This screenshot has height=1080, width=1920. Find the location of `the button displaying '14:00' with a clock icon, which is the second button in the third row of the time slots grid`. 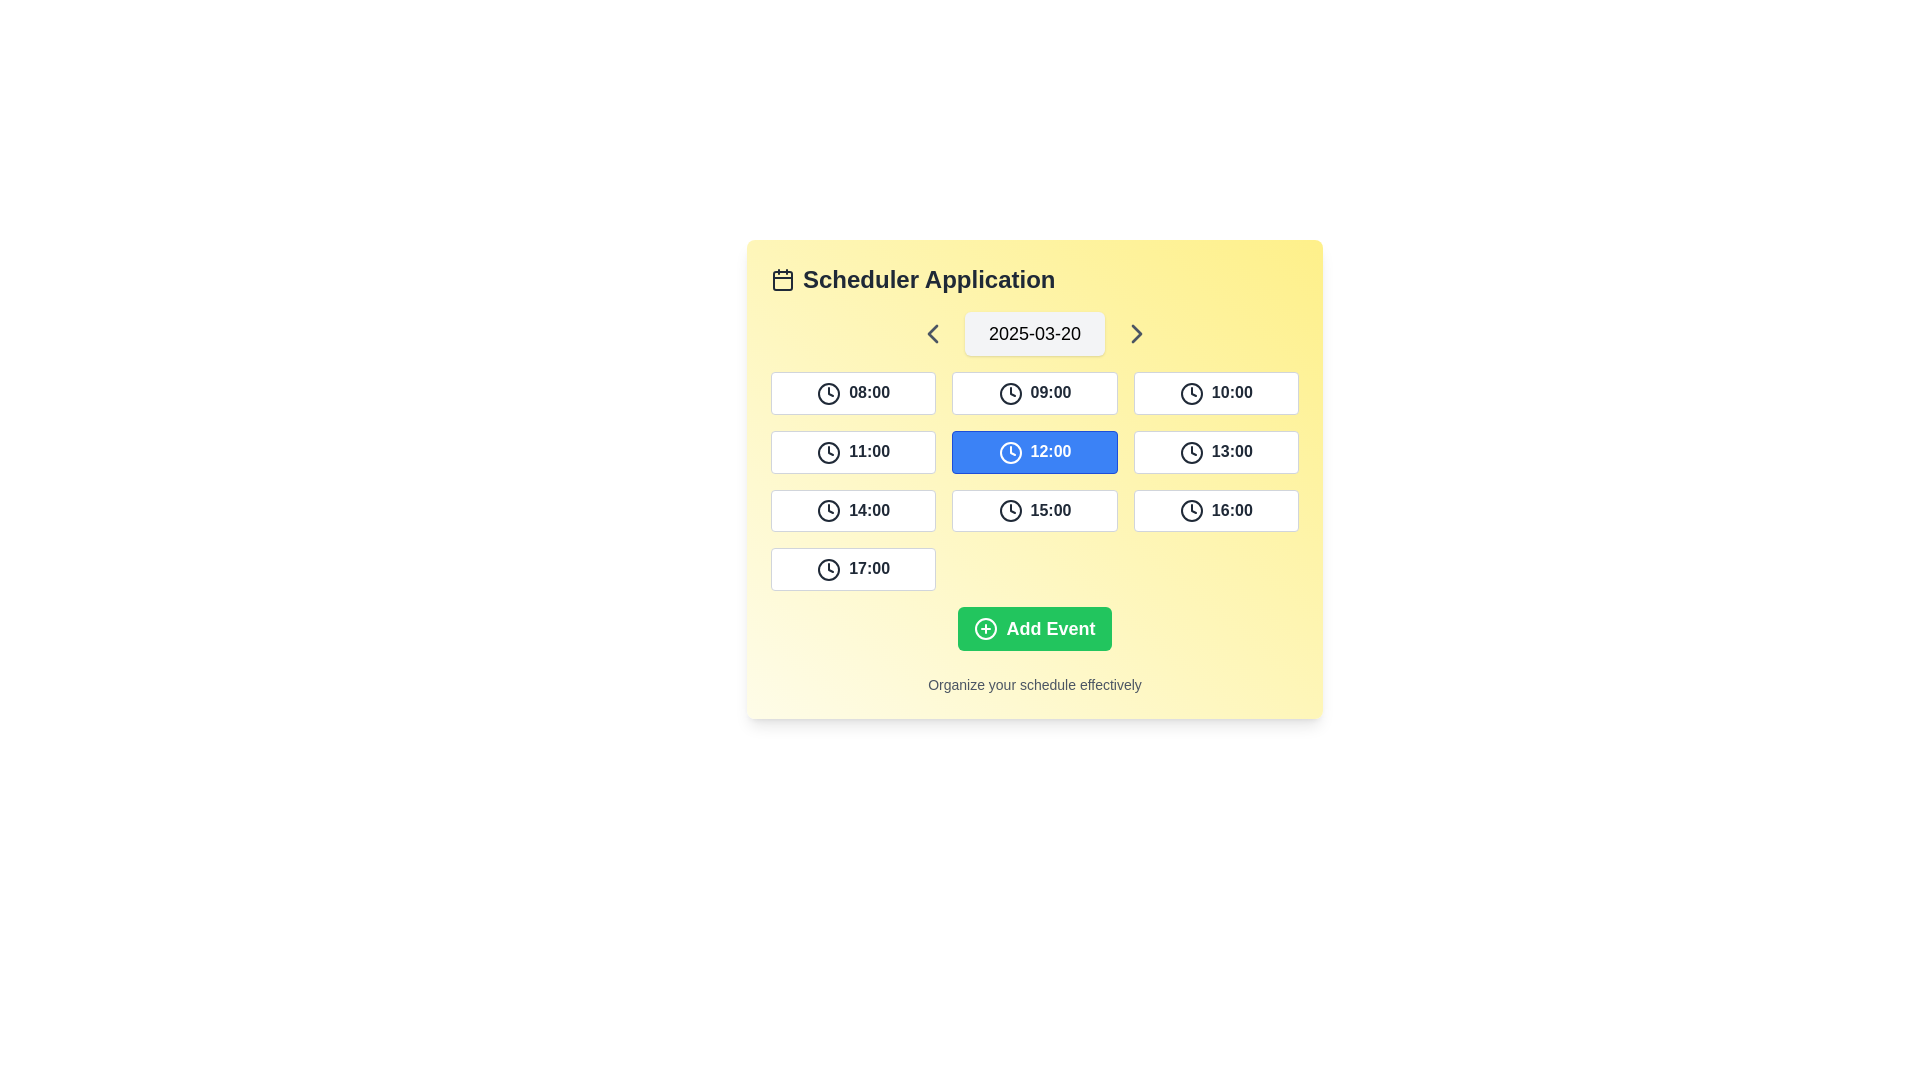

the button displaying '14:00' with a clock icon, which is the second button in the third row of the time slots grid is located at coordinates (853, 509).